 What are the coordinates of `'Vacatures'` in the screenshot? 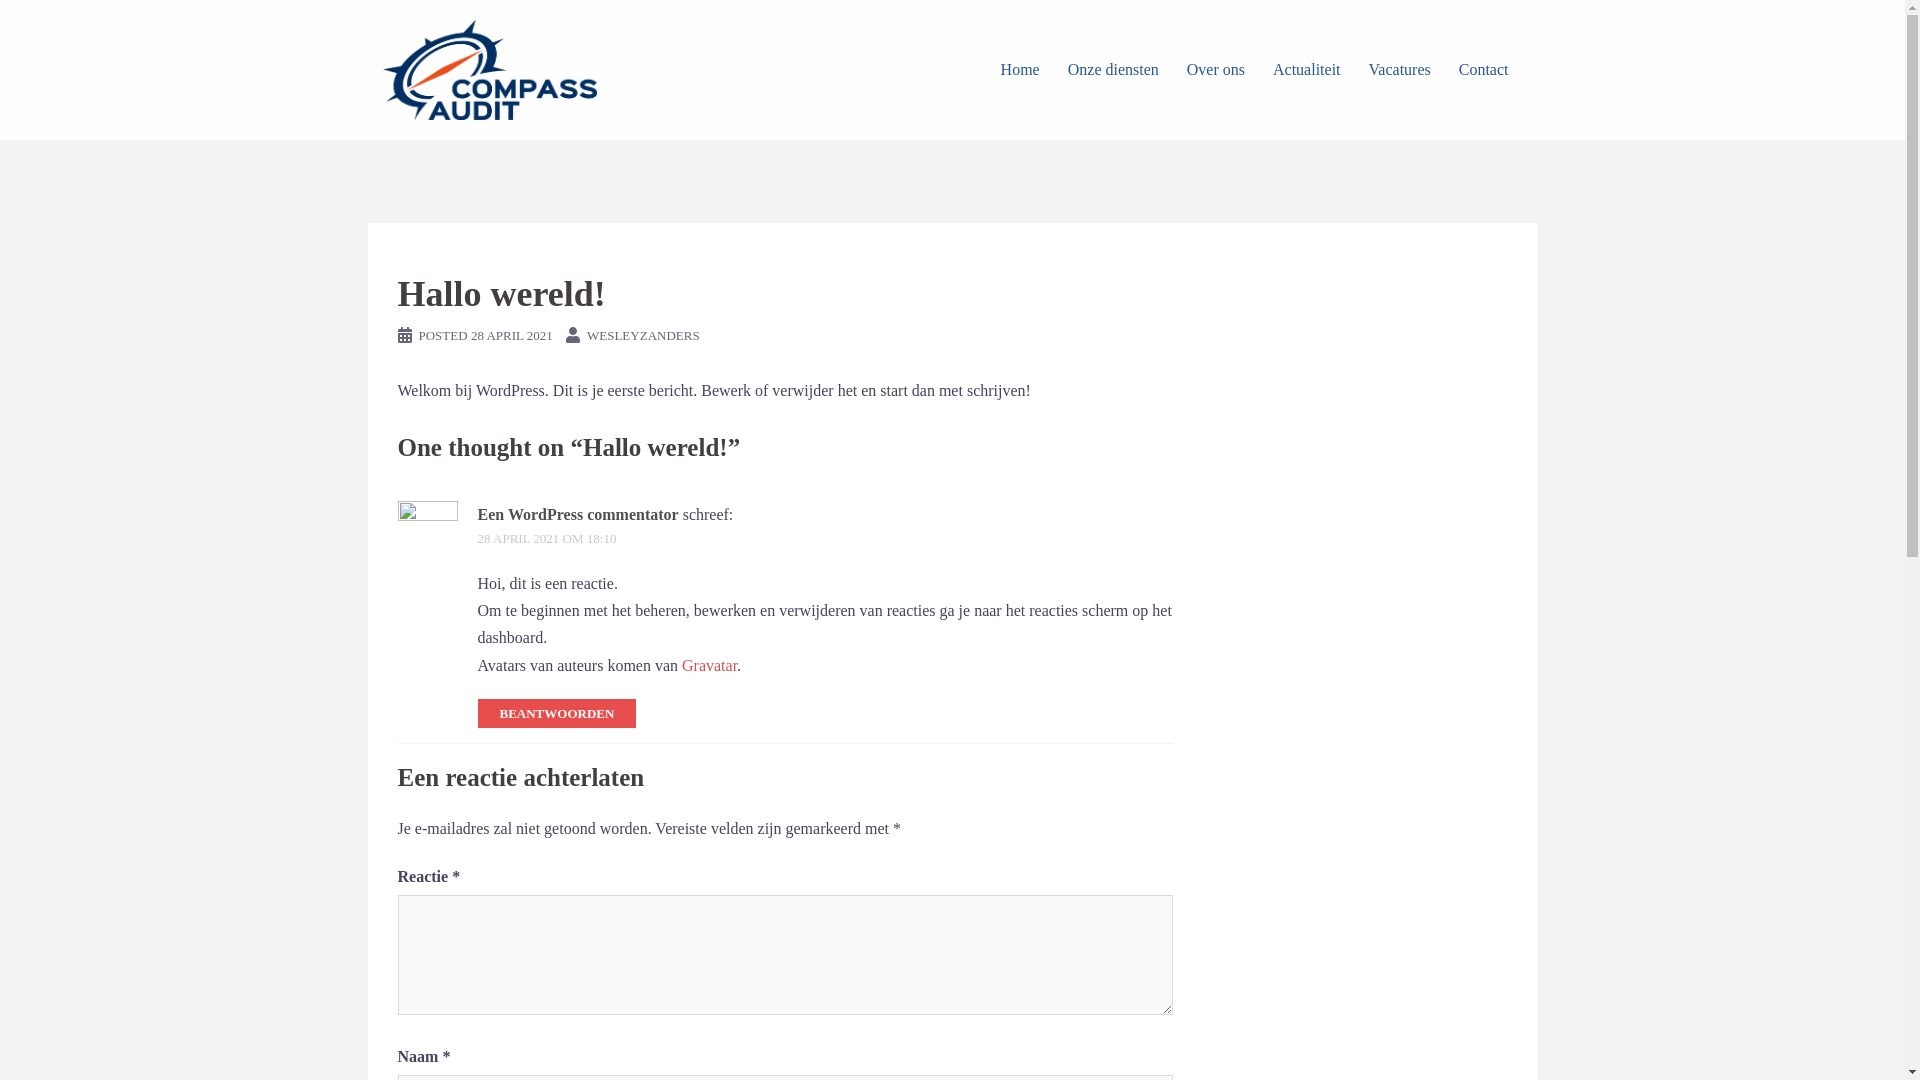 It's located at (1399, 68).